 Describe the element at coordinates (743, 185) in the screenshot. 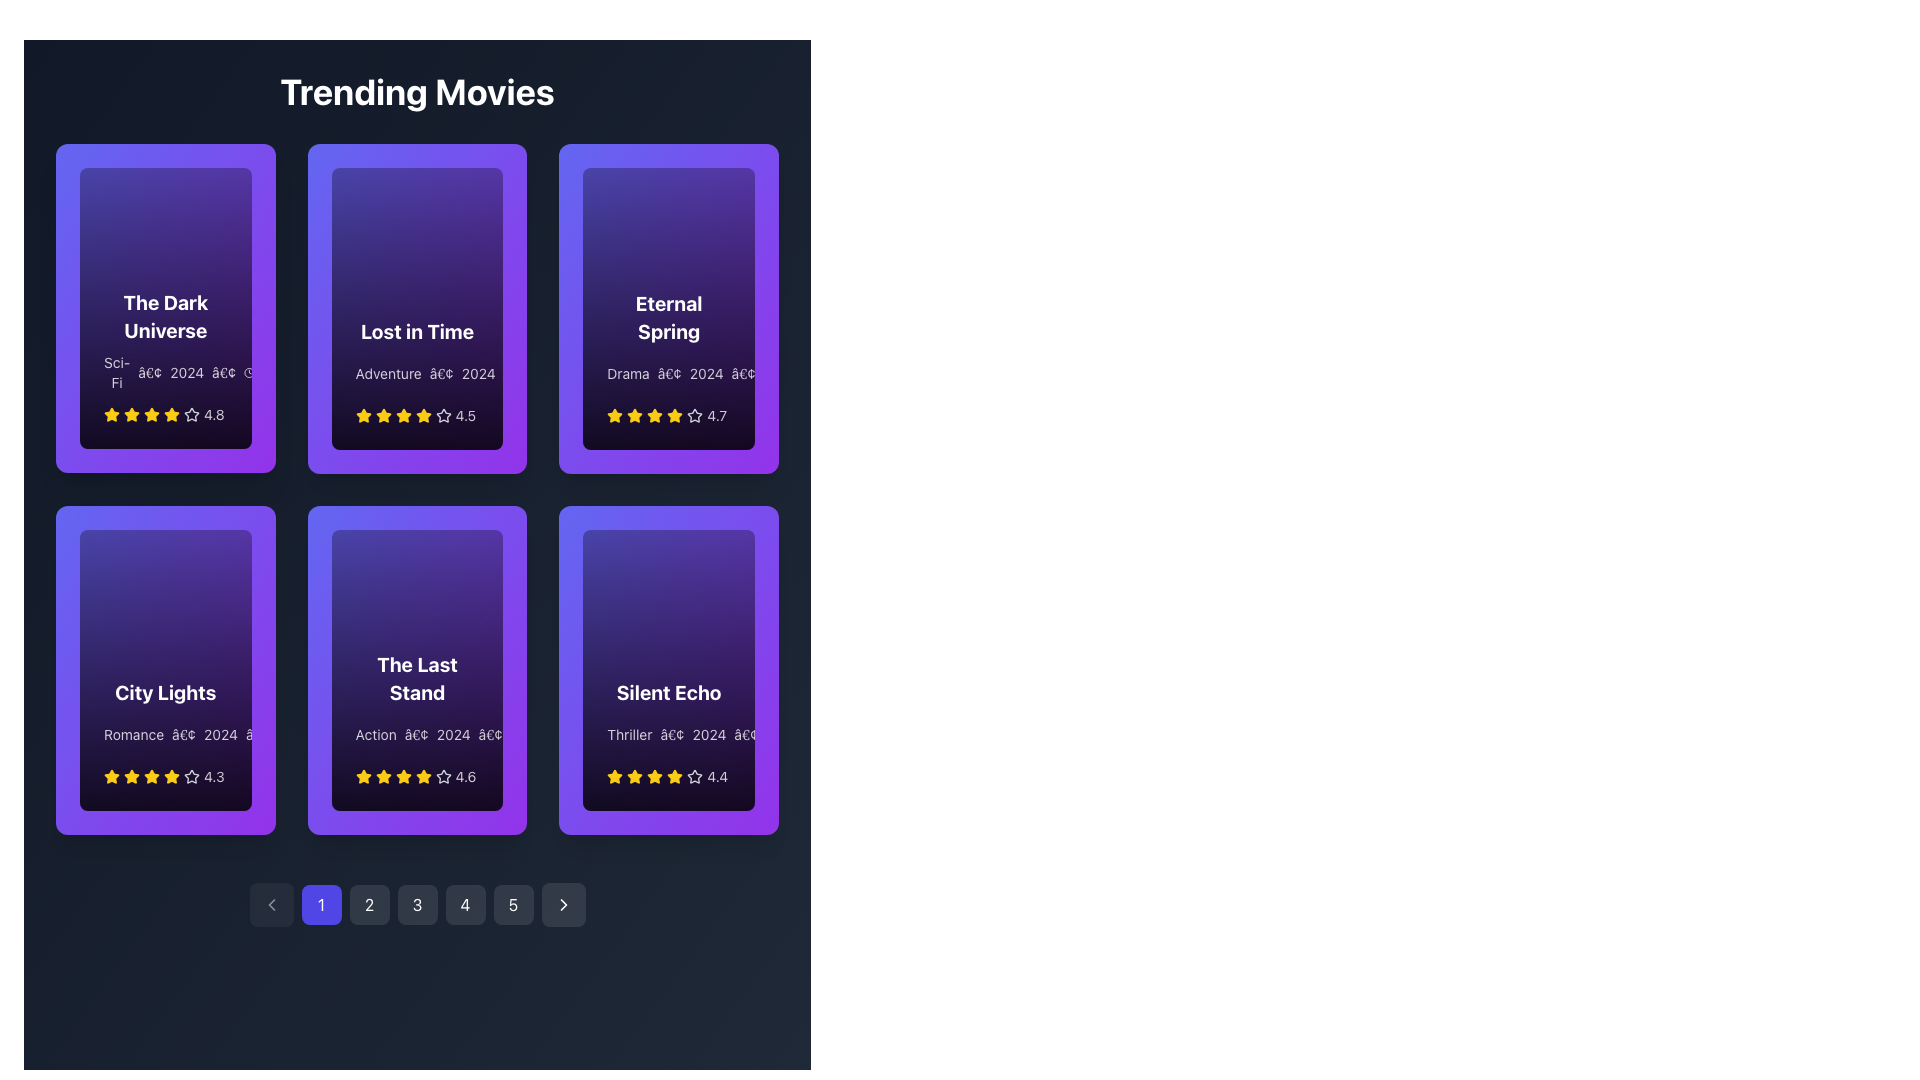

I see `the Play button icon located in the top-right area of the 'Eternal Spring' movie card, which is inside a circular button with a violet background, to initiate playback` at that location.